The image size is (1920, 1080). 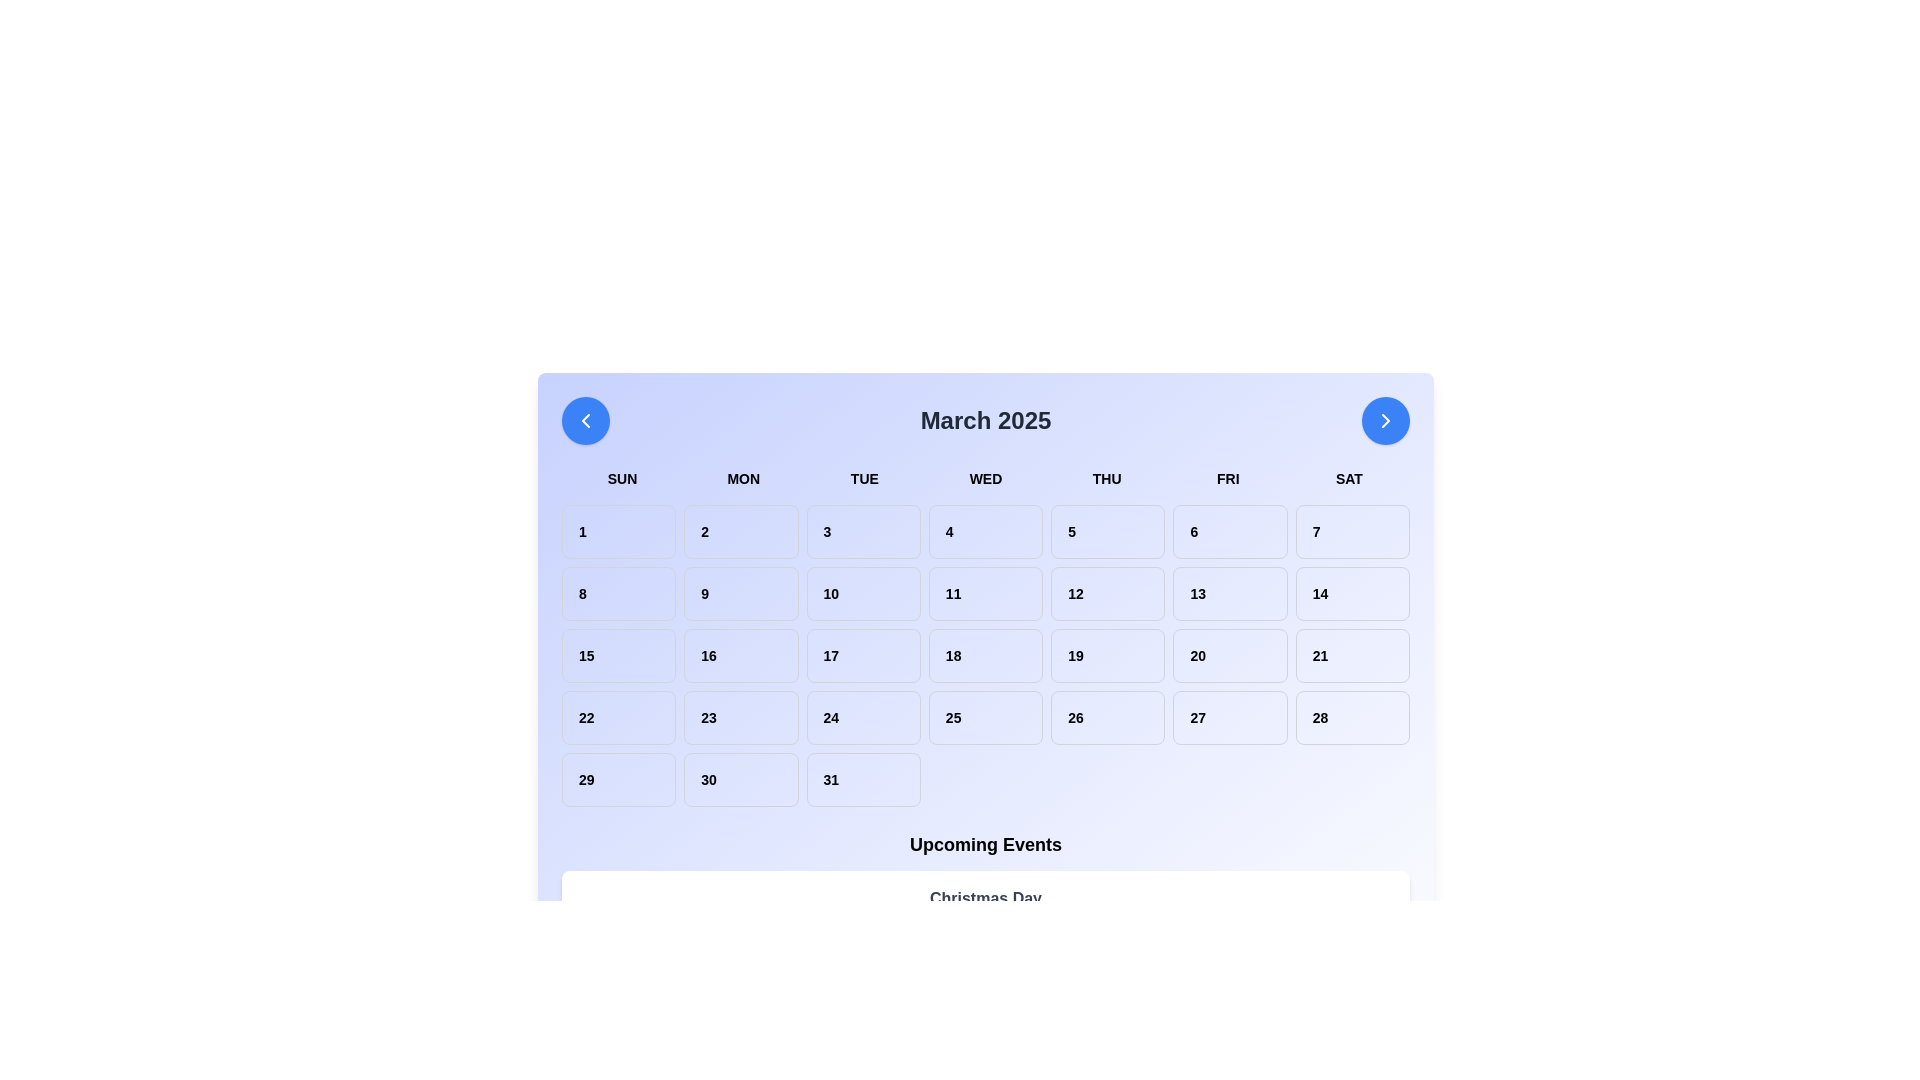 What do you see at coordinates (985, 897) in the screenshot?
I see `the 'Christmas Day' text label, which serves as the title of an event located in a card structure under 'Upcoming Events'` at bounding box center [985, 897].